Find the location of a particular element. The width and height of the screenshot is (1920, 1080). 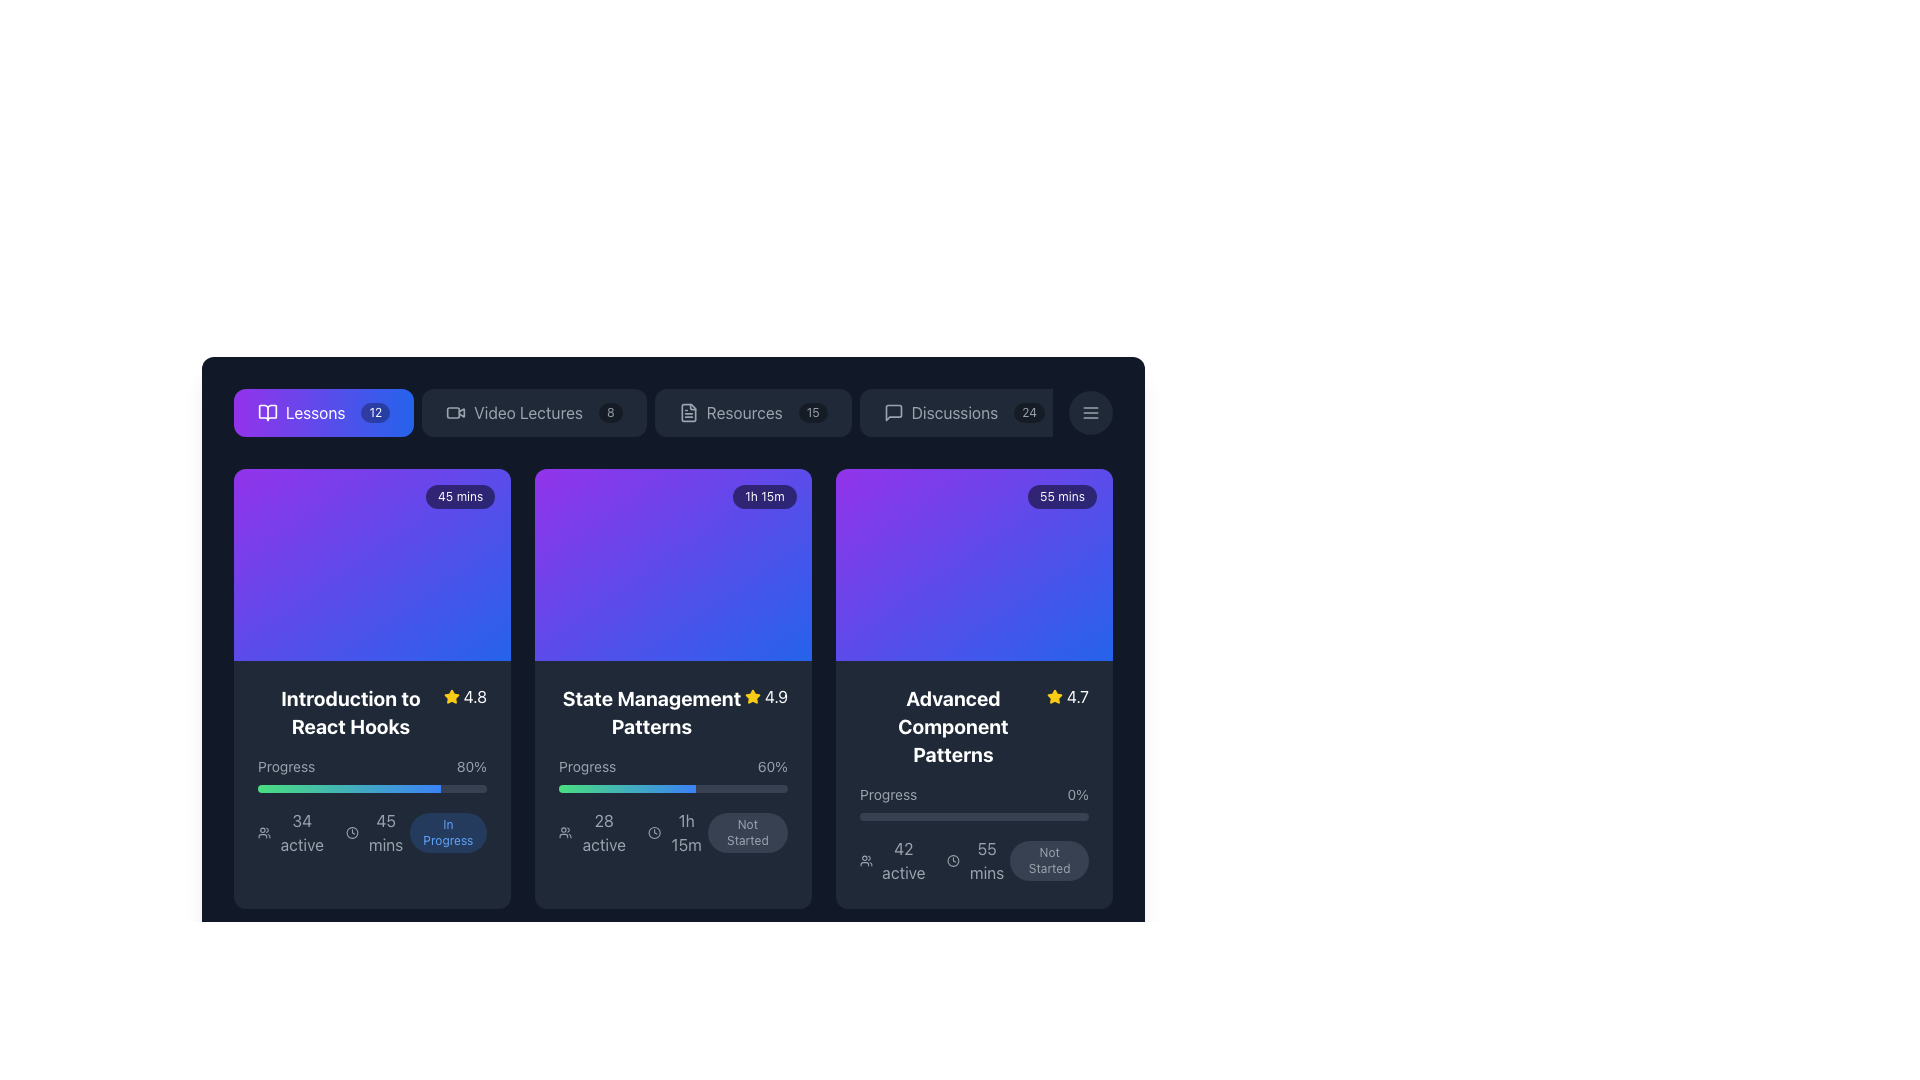

the star icon located at the bottom-right corner of the third card labeled 'Advanced Component Patterns' is located at coordinates (1053, 696).